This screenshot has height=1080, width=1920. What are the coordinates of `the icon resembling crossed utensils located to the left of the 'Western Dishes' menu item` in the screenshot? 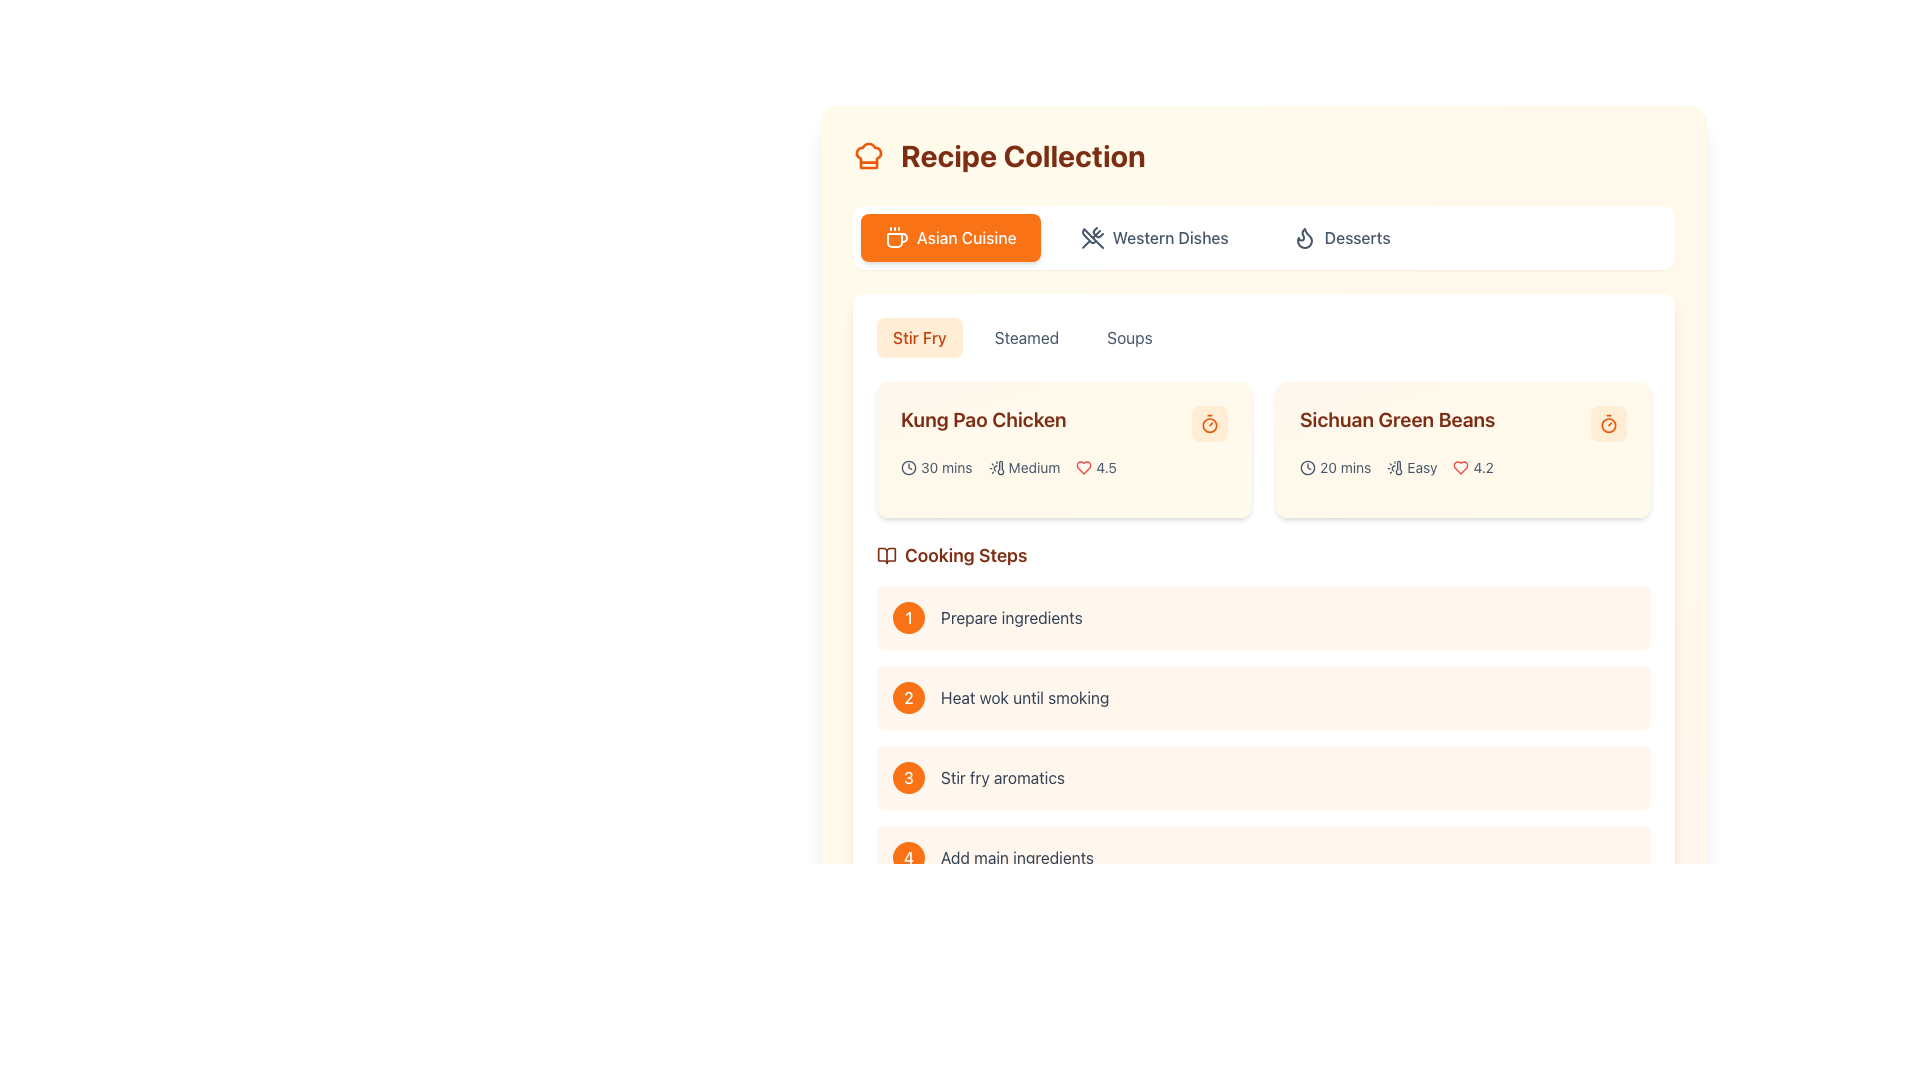 It's located at (1090, 237).